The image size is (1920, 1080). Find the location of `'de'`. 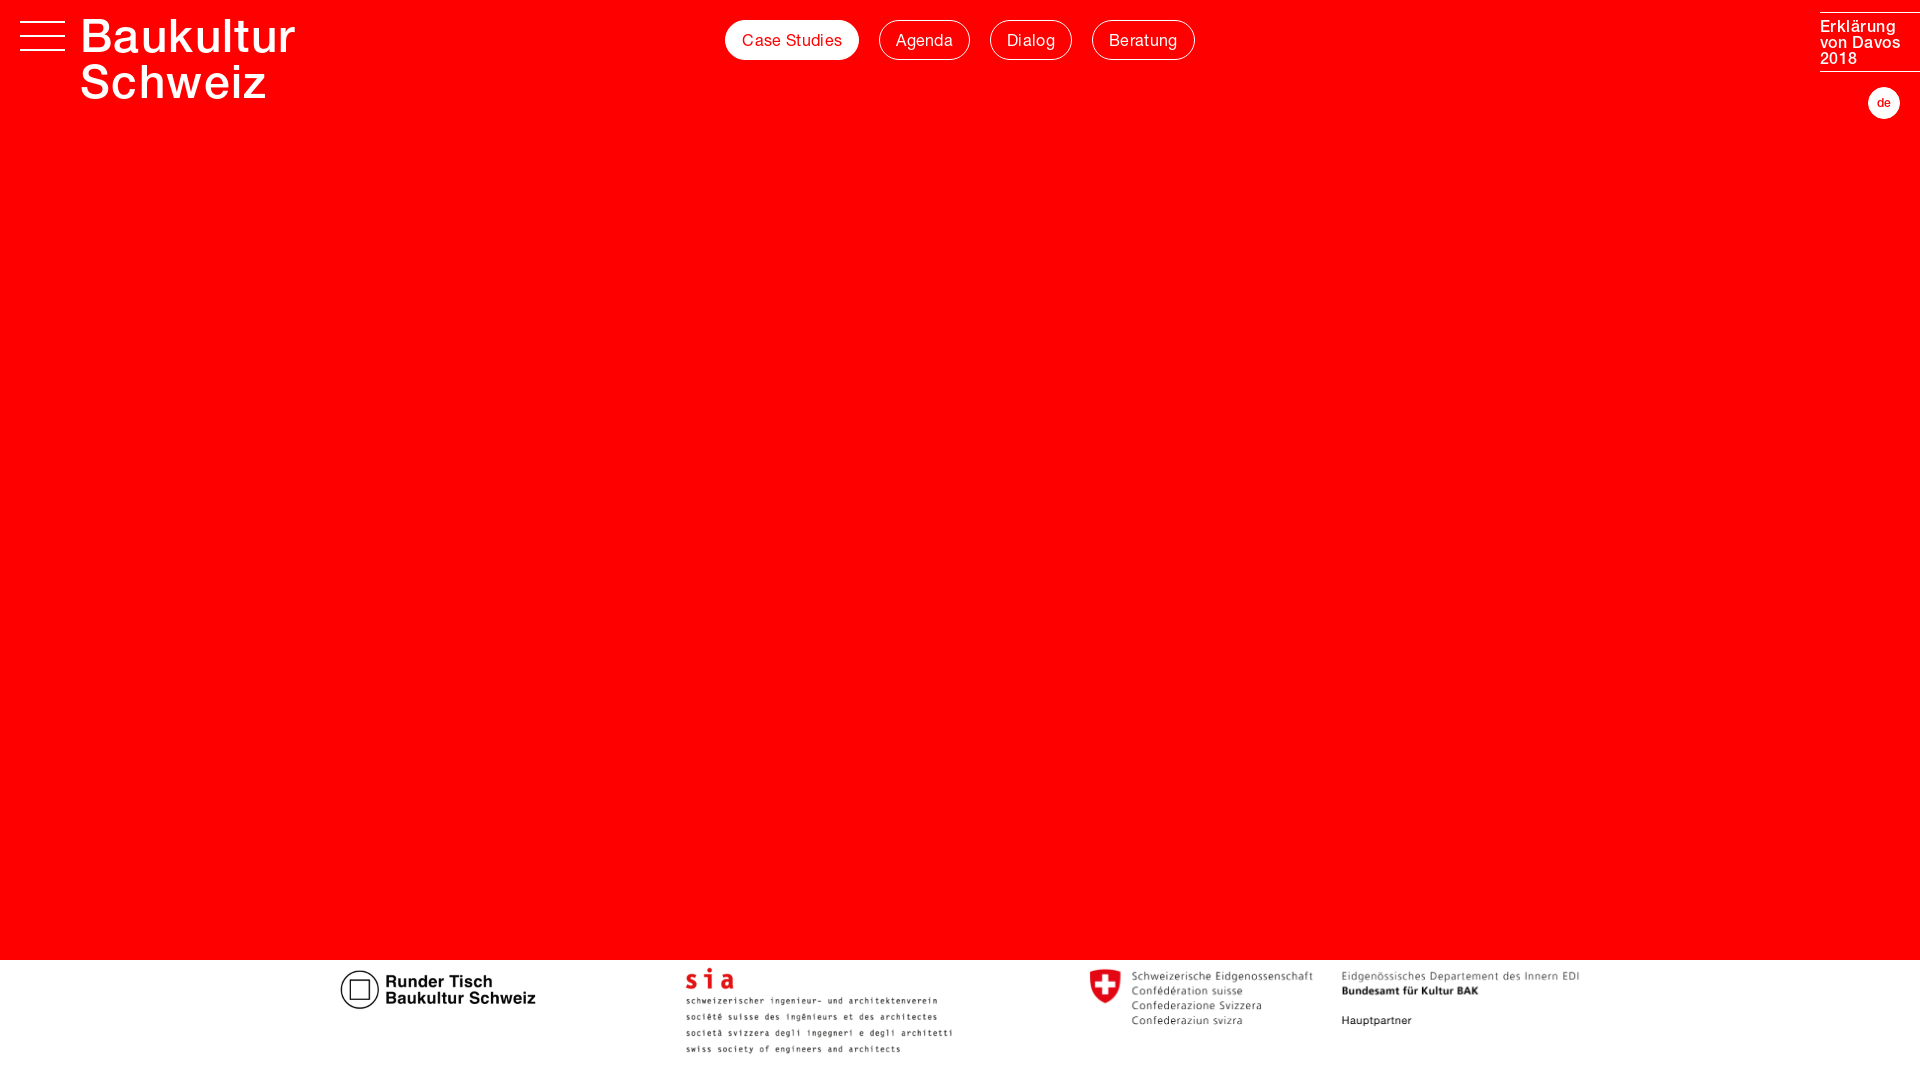

'de' is located at coordinates (1882, 103).